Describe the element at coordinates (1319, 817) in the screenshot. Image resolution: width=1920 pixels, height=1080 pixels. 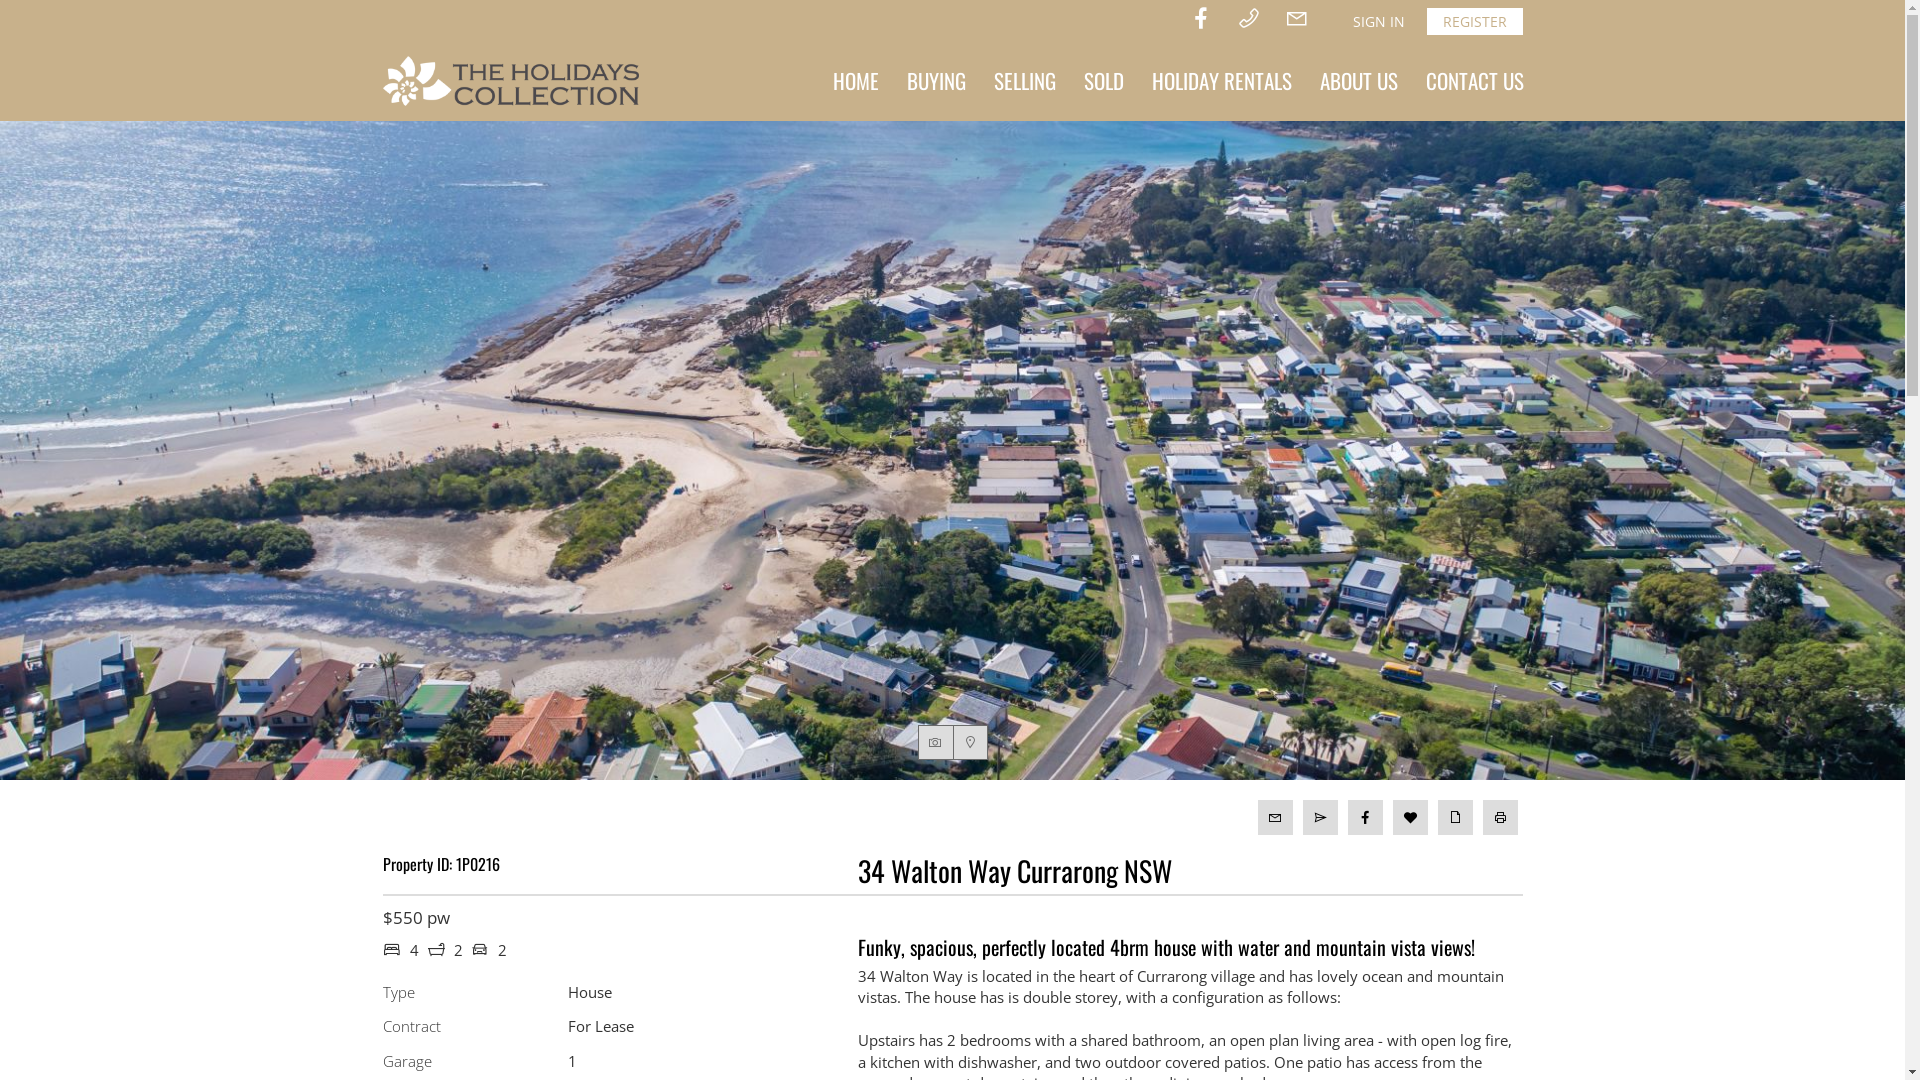
I see `'Email to Friend'` at that location.